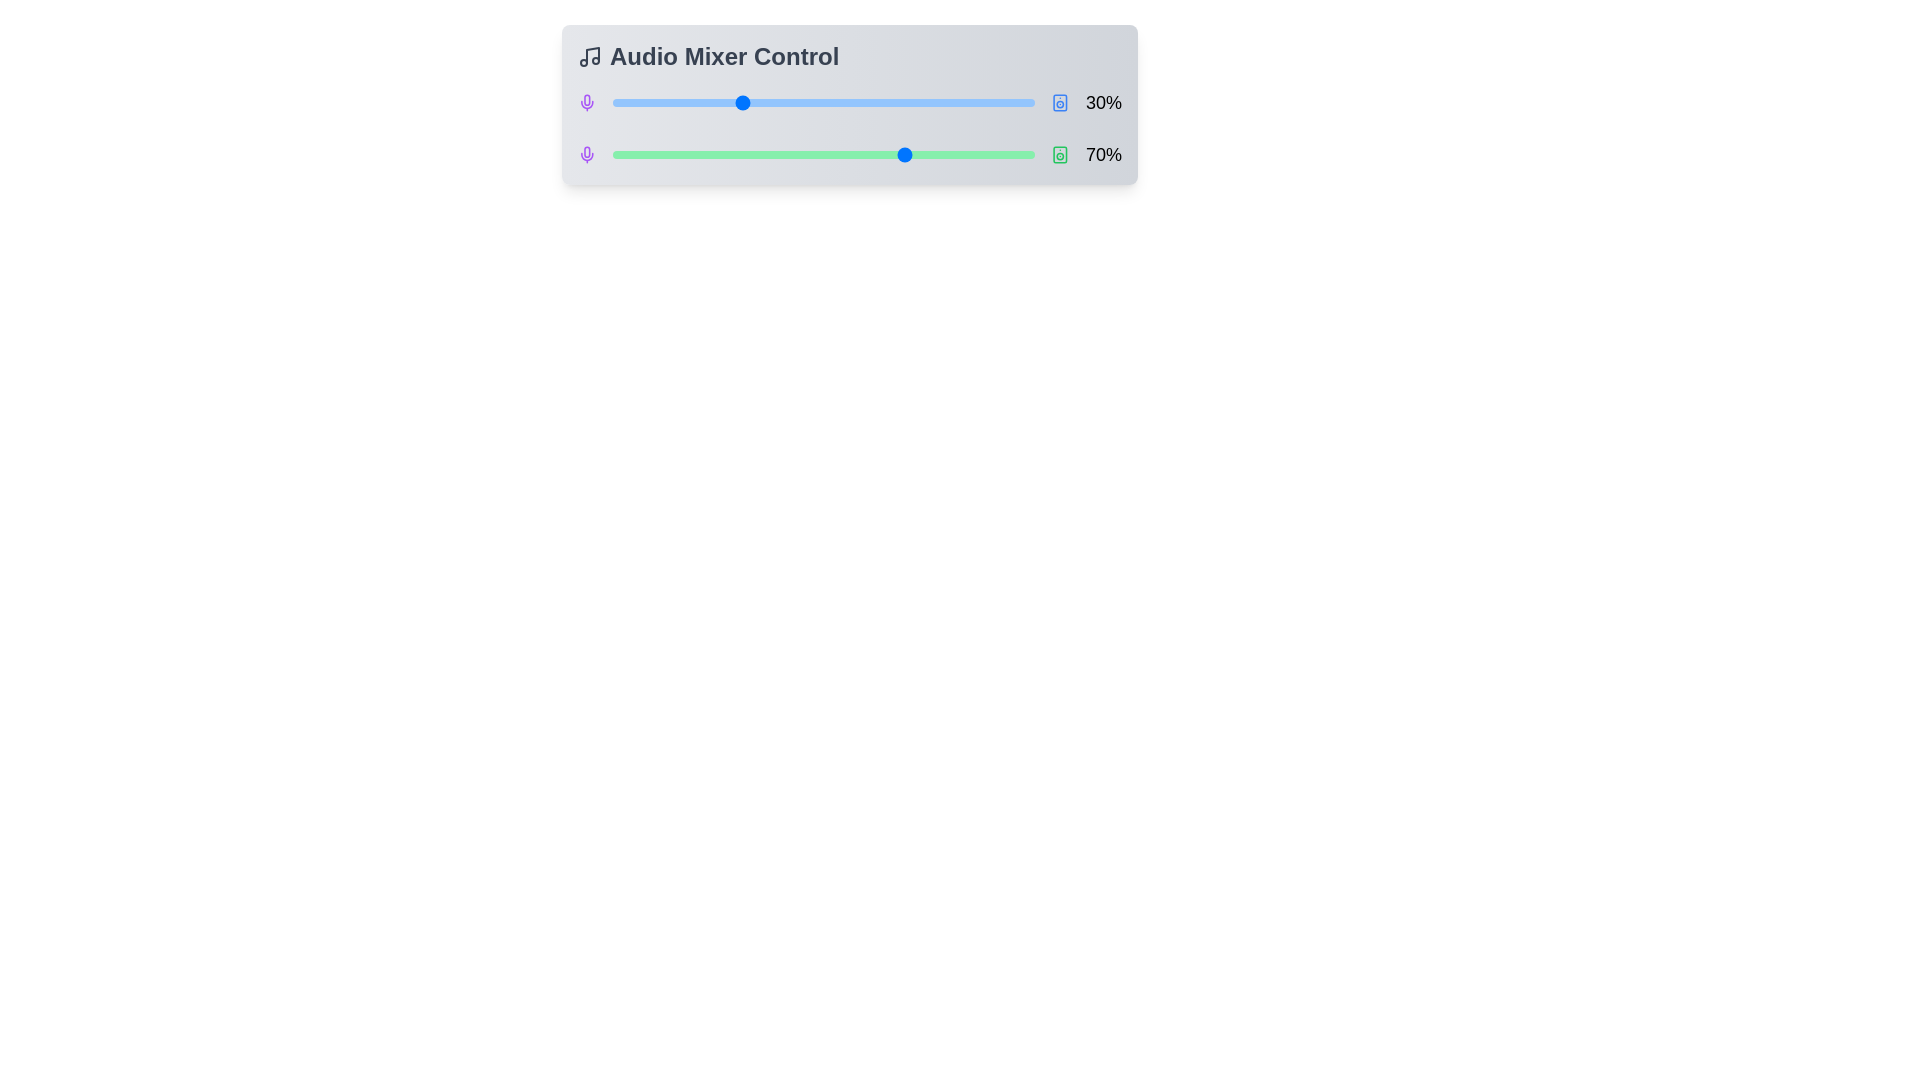  Describe the element at coordinates (737, 103) in the screenshot. I see `the slider` at that location.